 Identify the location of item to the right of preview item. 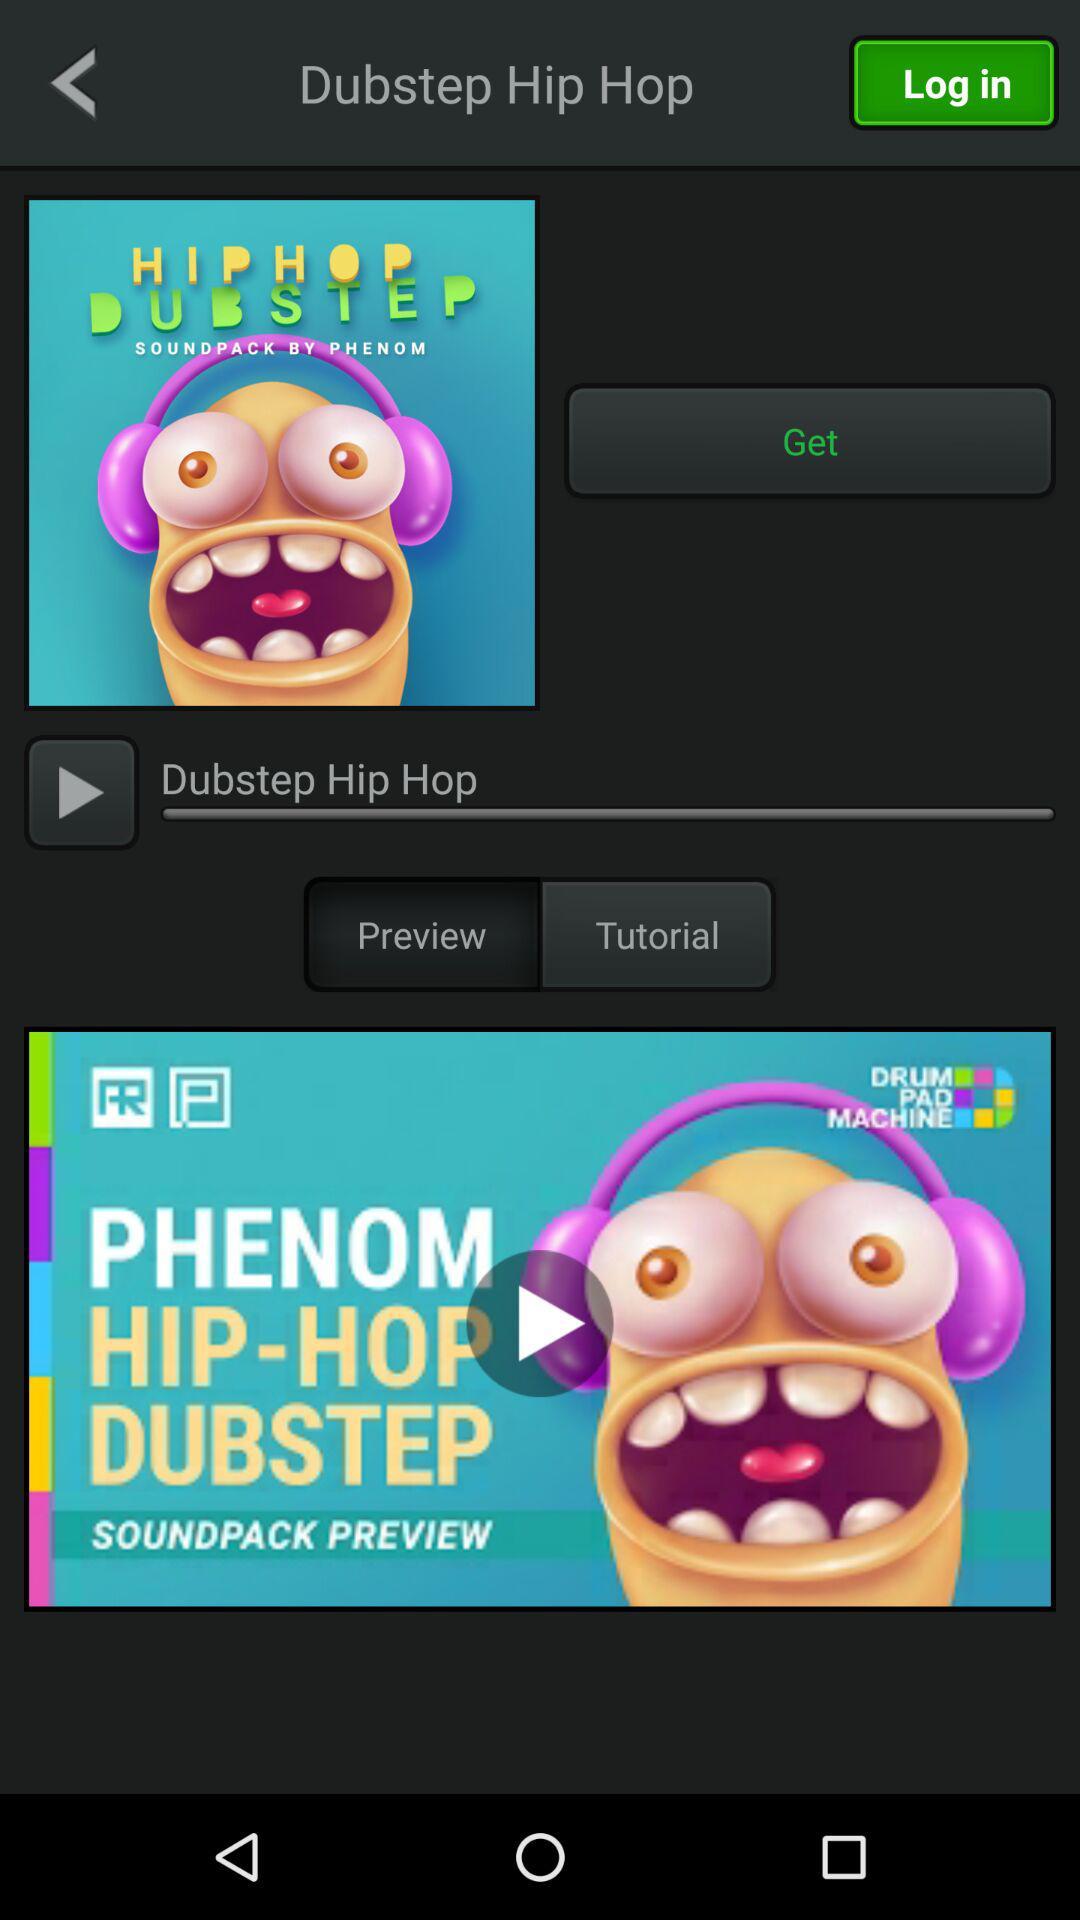
(658, 933).